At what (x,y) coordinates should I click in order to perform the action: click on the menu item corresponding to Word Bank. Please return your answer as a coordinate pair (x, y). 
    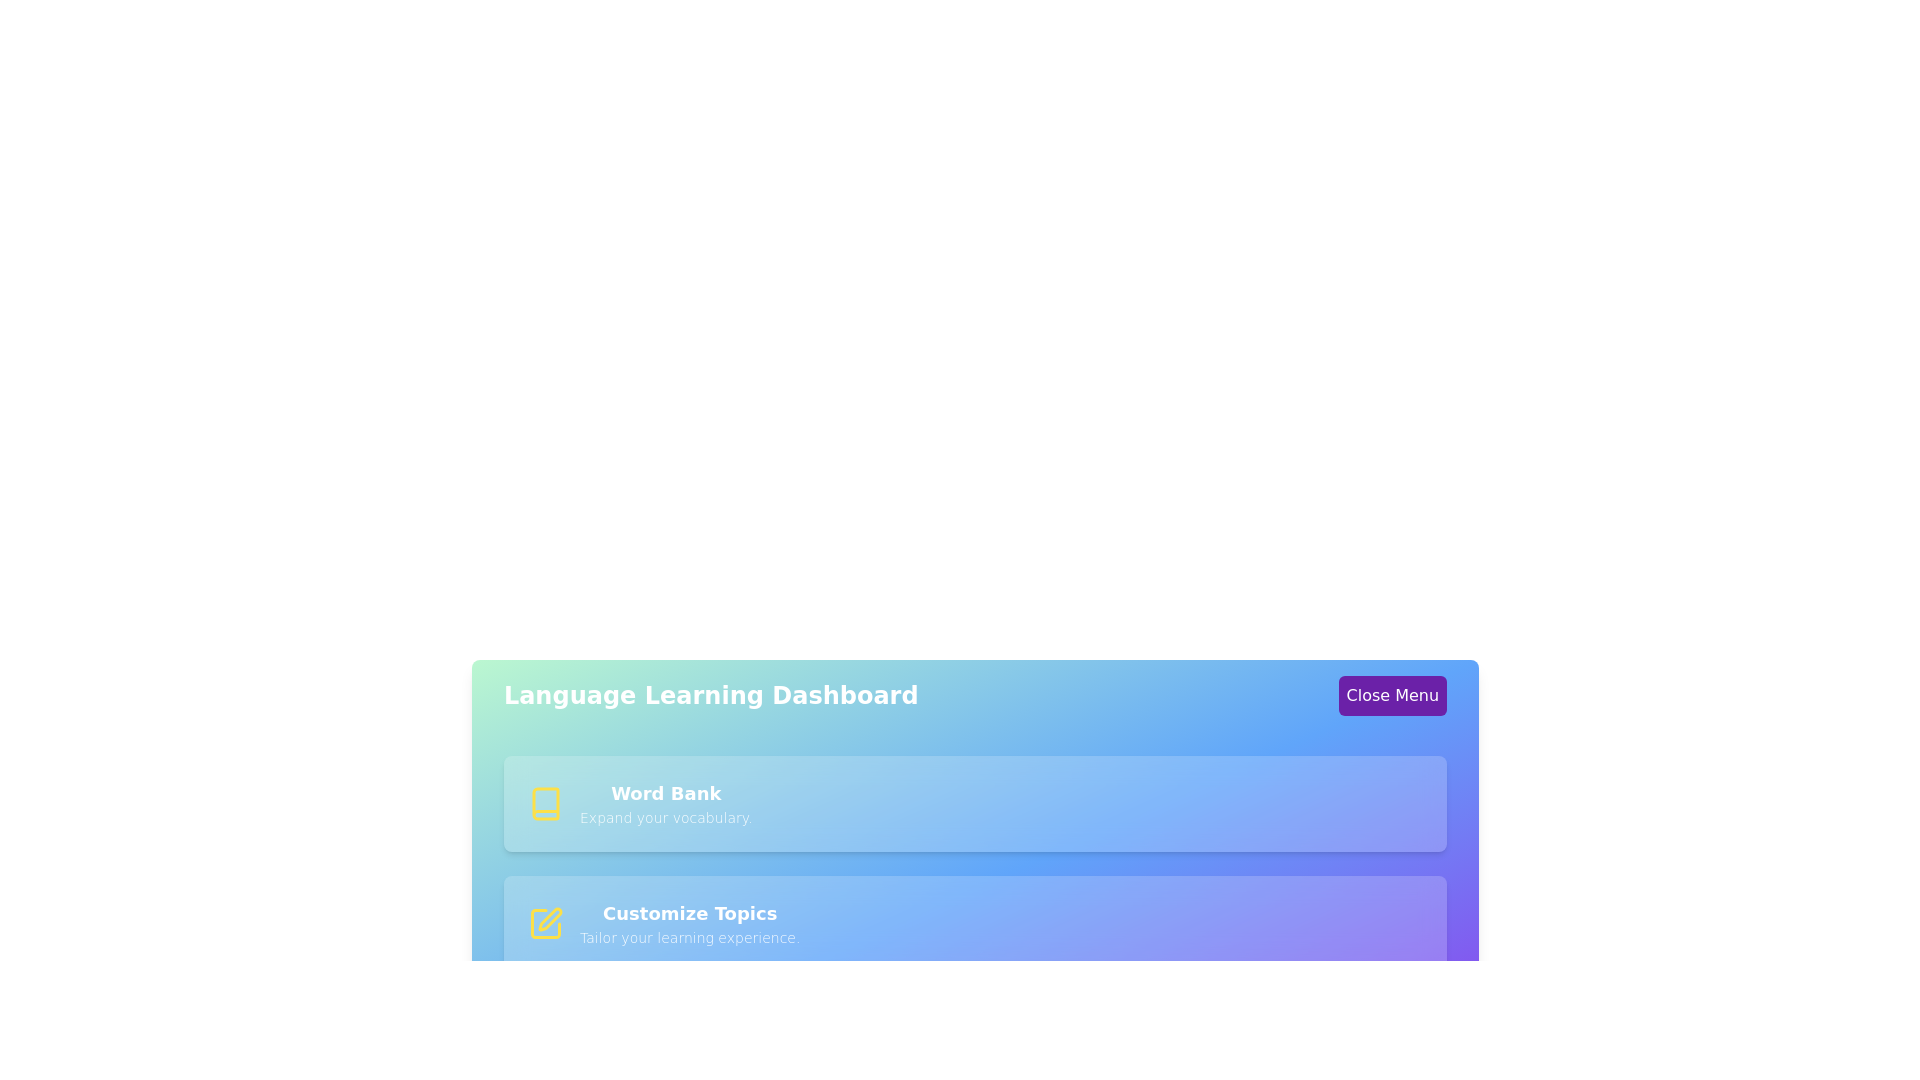
    Looking at the image, I should click on (975, 802).